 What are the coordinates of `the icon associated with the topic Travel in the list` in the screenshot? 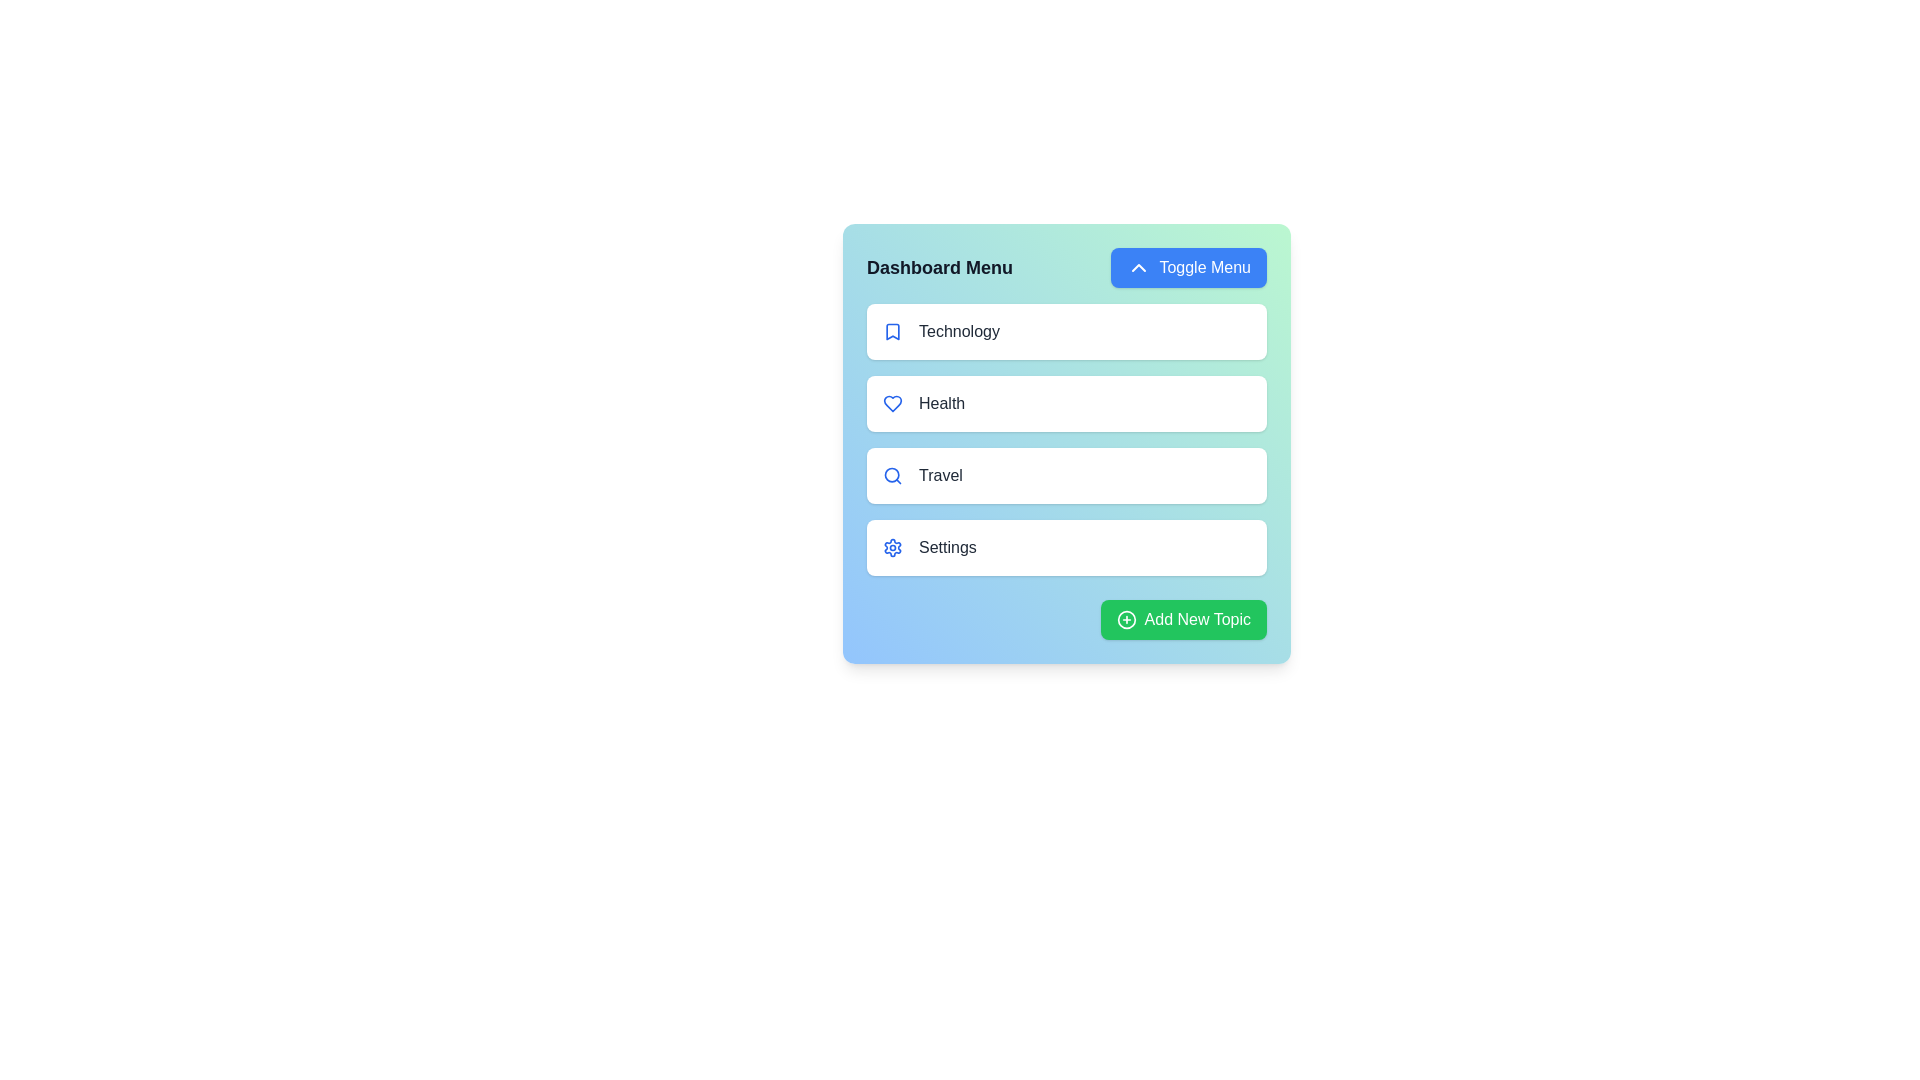 It's located at (891, 475).